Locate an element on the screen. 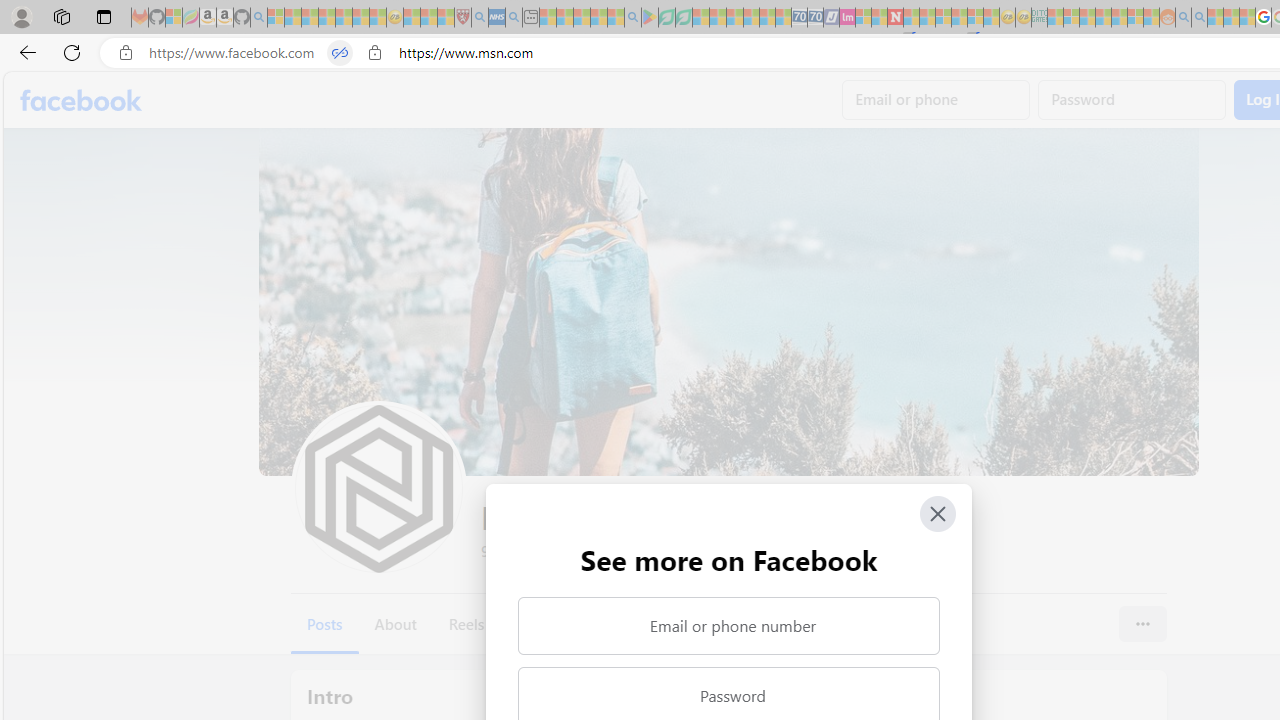 Image resolution: width=1280 pixels, height=720 pixels. 'Facebook' is located at coordinates (80, 100).